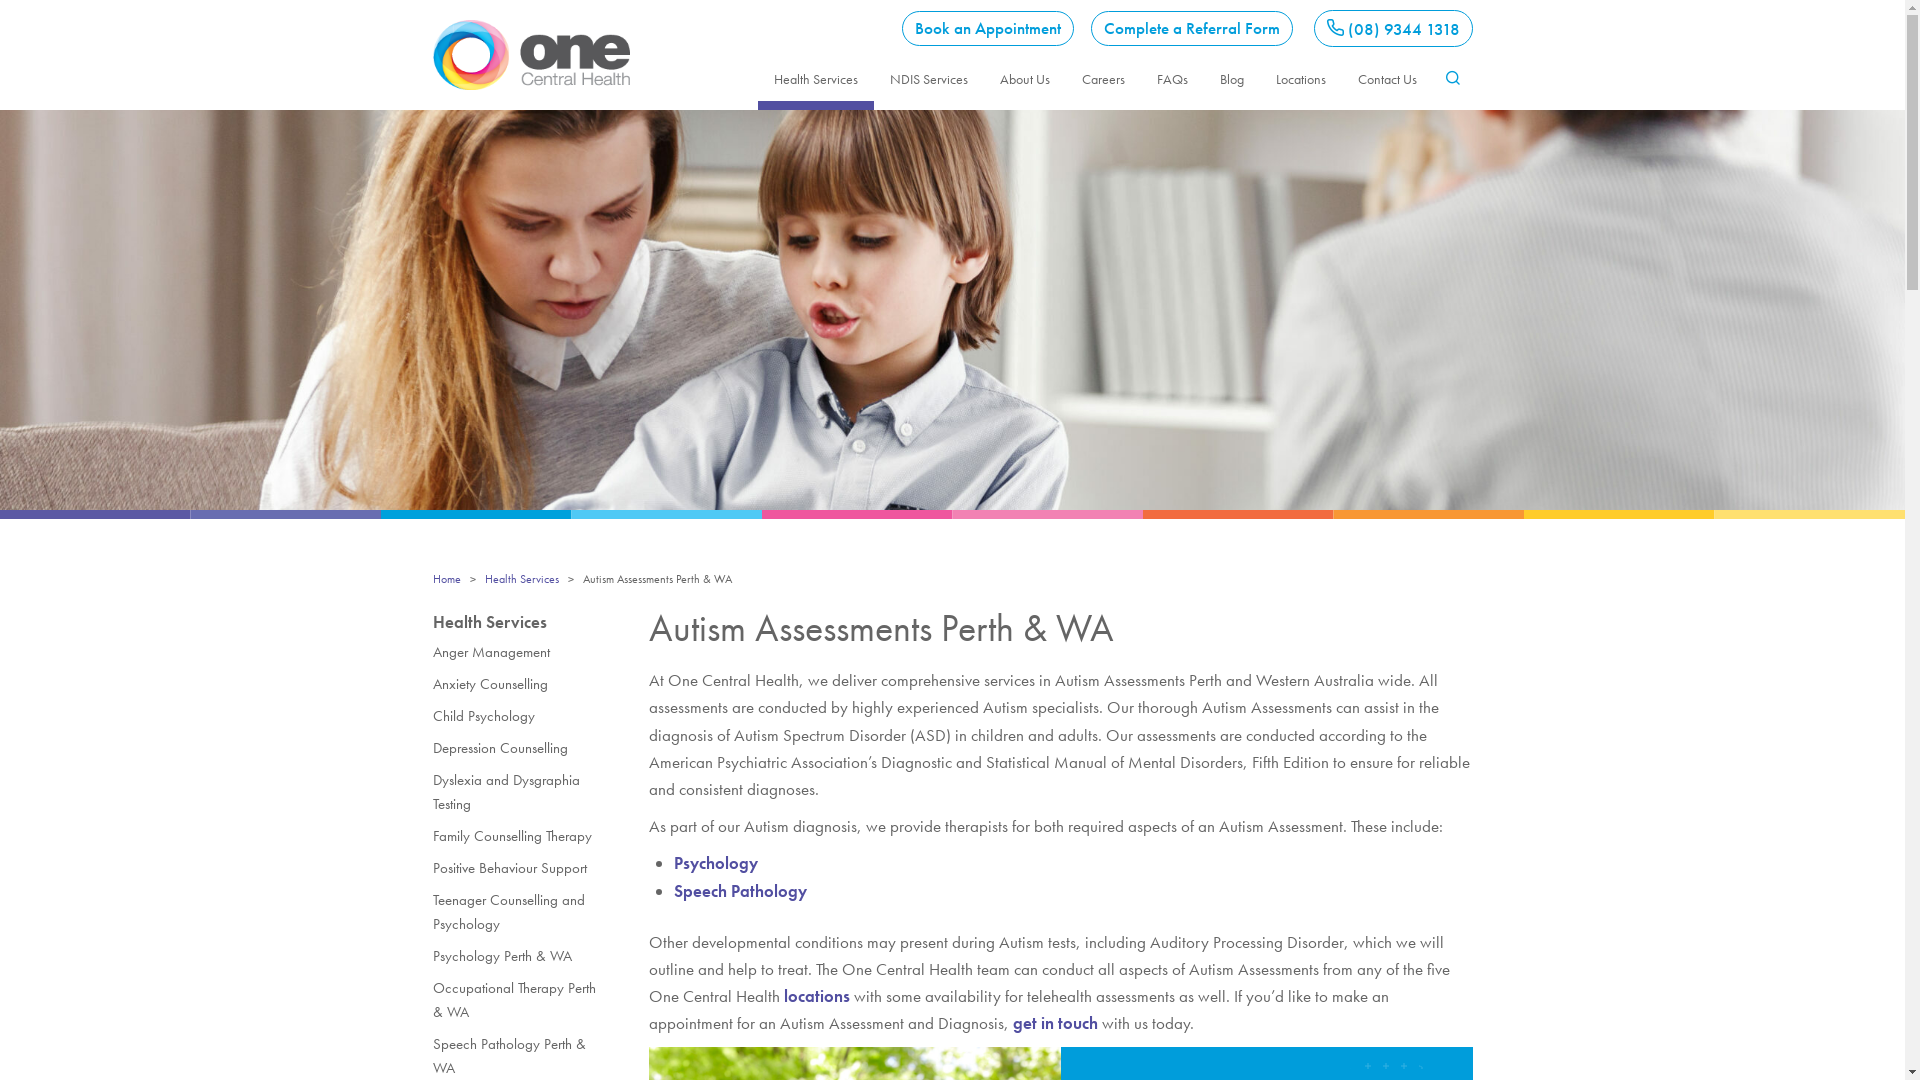 This screenshot has width=1920, height=1080. What do you see at coordinates (1386, 77) in the screenshot?
I see `'Contact Us'` at bounding box center [1386, 77].